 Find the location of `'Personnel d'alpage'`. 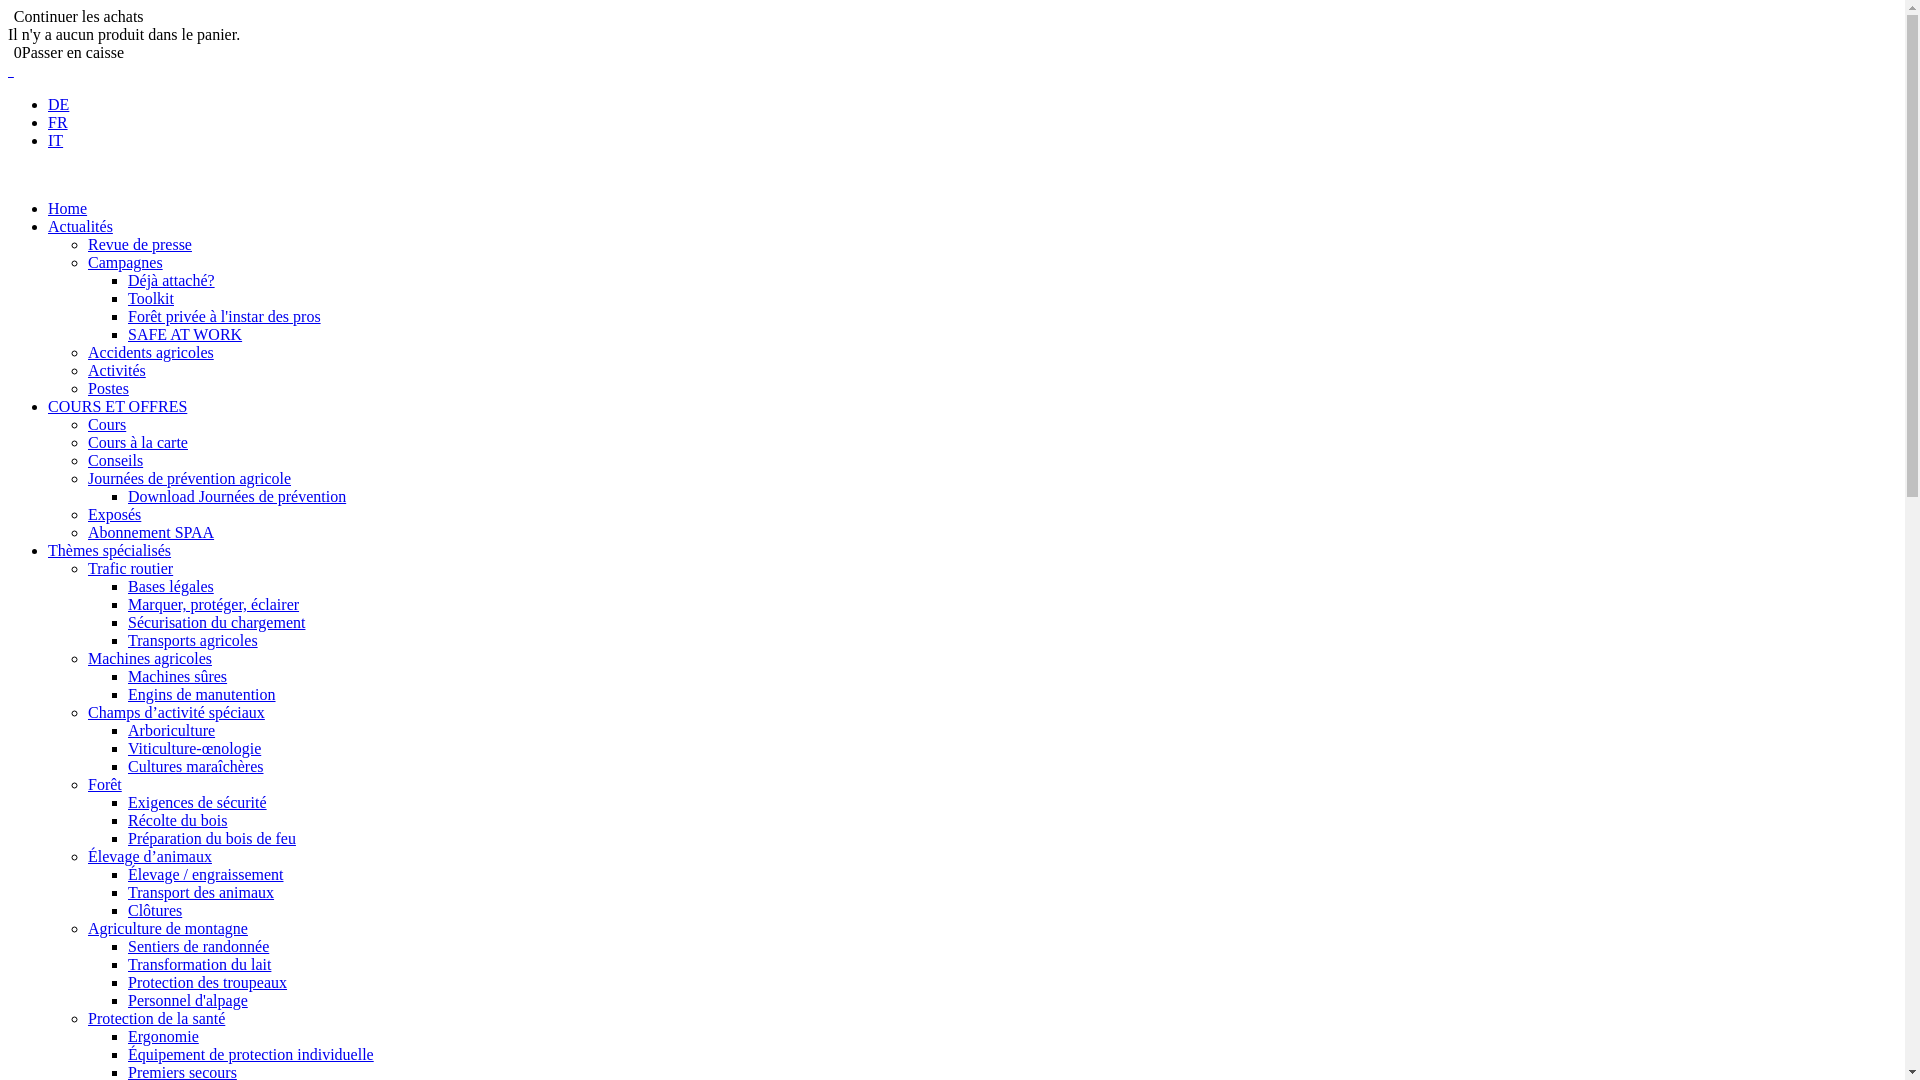

'Personnel d'alpage' is located at coordinates (187, 1000).